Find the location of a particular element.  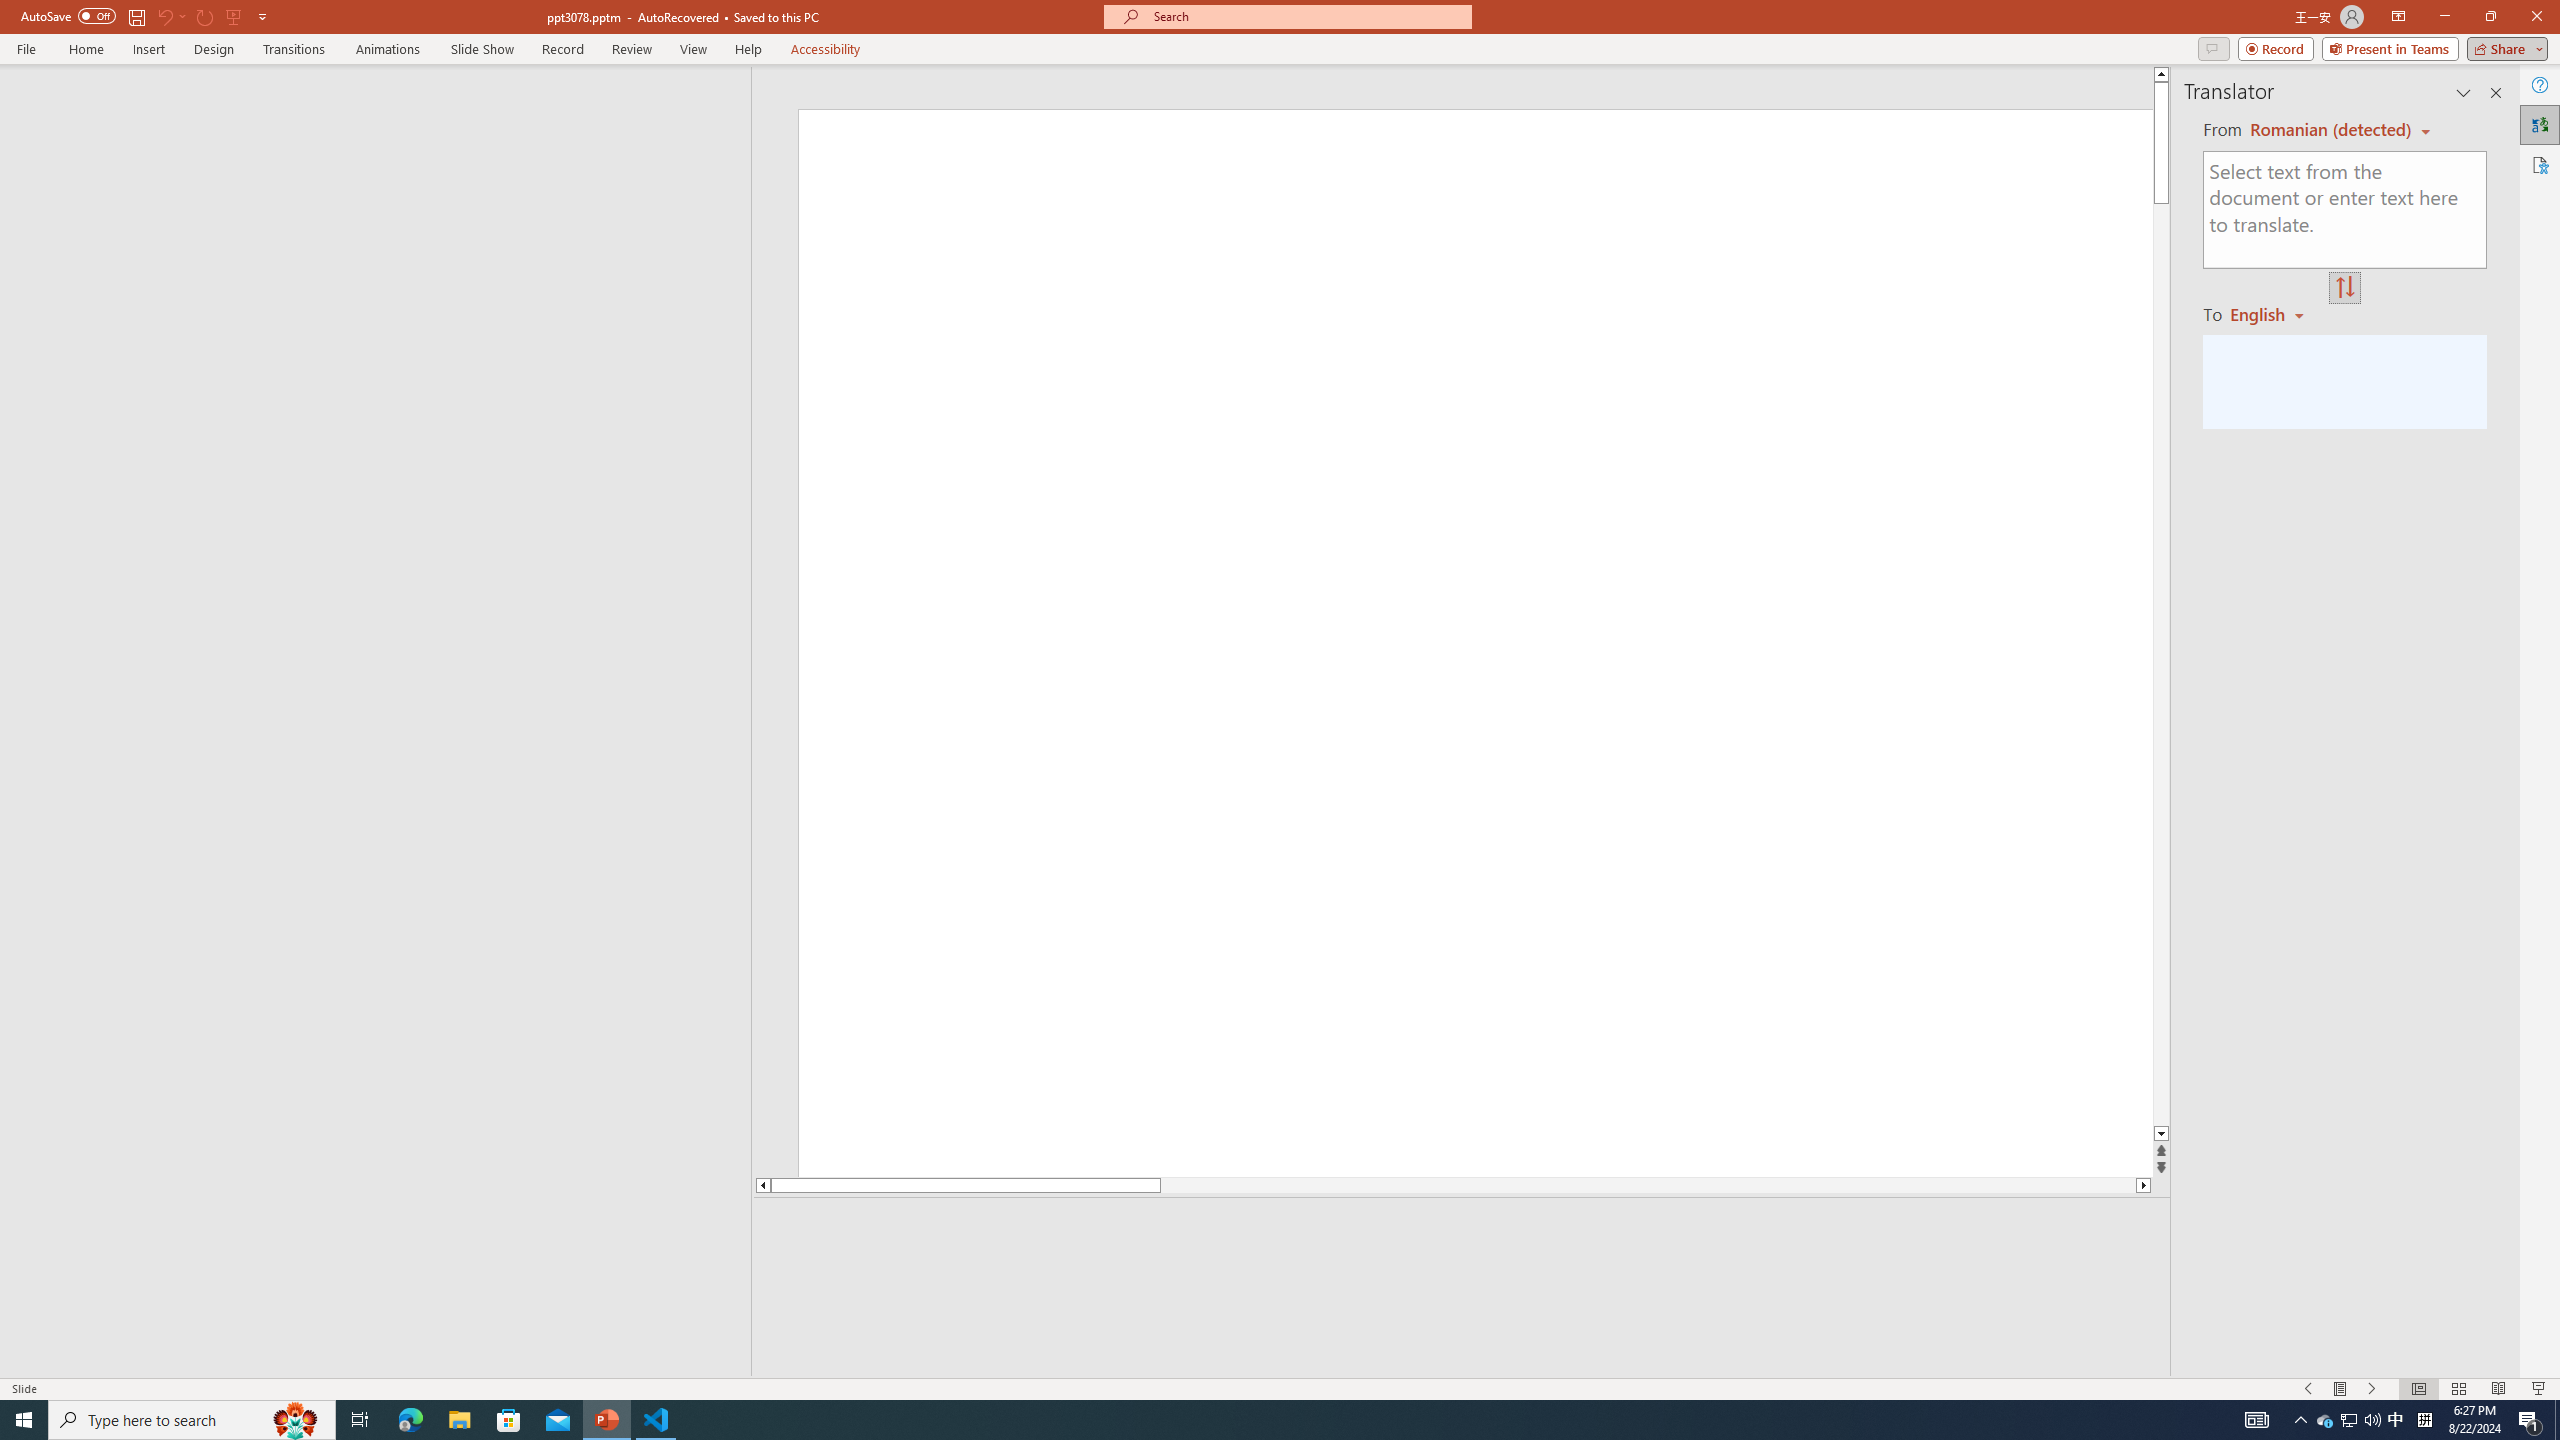

'Menu On' is located at coordinates (2340, 1389).